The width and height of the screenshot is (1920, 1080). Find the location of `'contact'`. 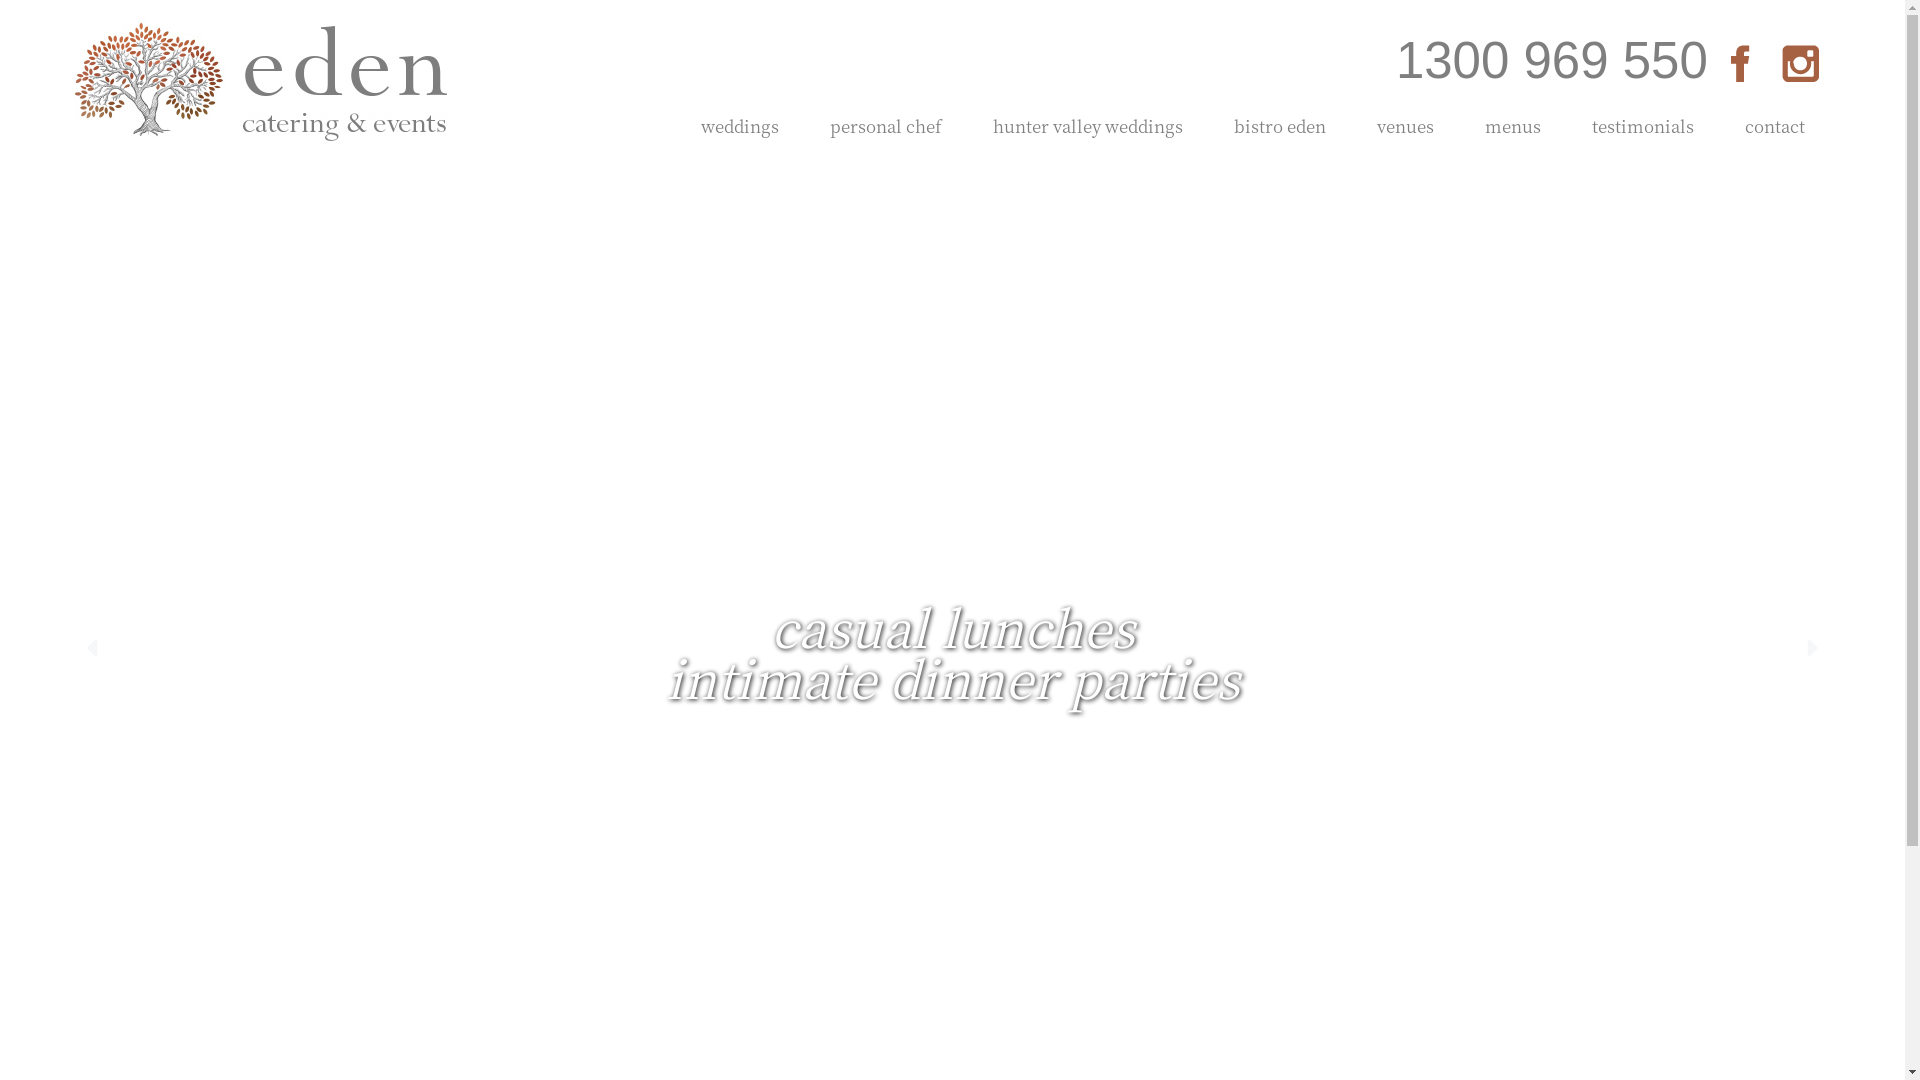

'contact' is located at coordinates (1775, 126).